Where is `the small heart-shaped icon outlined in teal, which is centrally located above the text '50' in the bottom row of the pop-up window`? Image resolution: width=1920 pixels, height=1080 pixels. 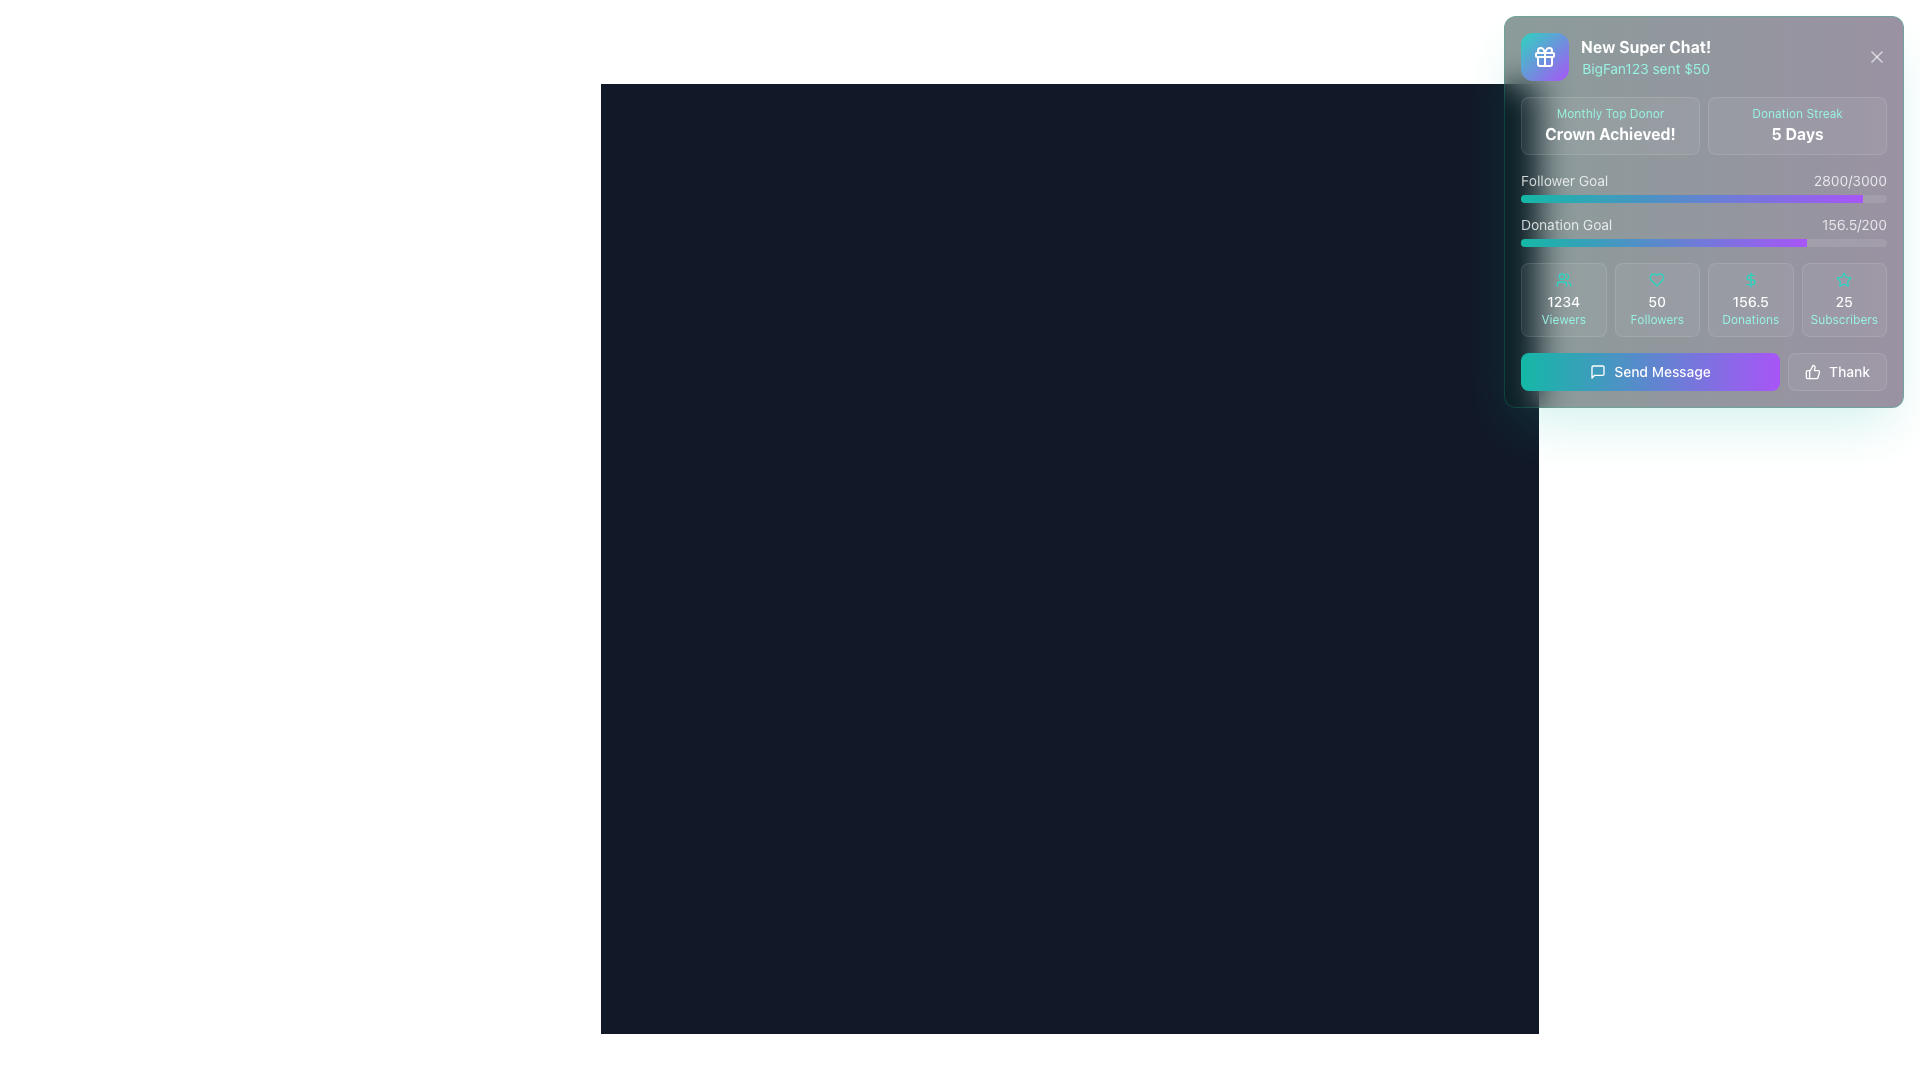
the small heart-shaped icon outlined in teal, which is centrally located above the text '50' in the bottom row of the pop-up window is located at coordinates (1657, 280).